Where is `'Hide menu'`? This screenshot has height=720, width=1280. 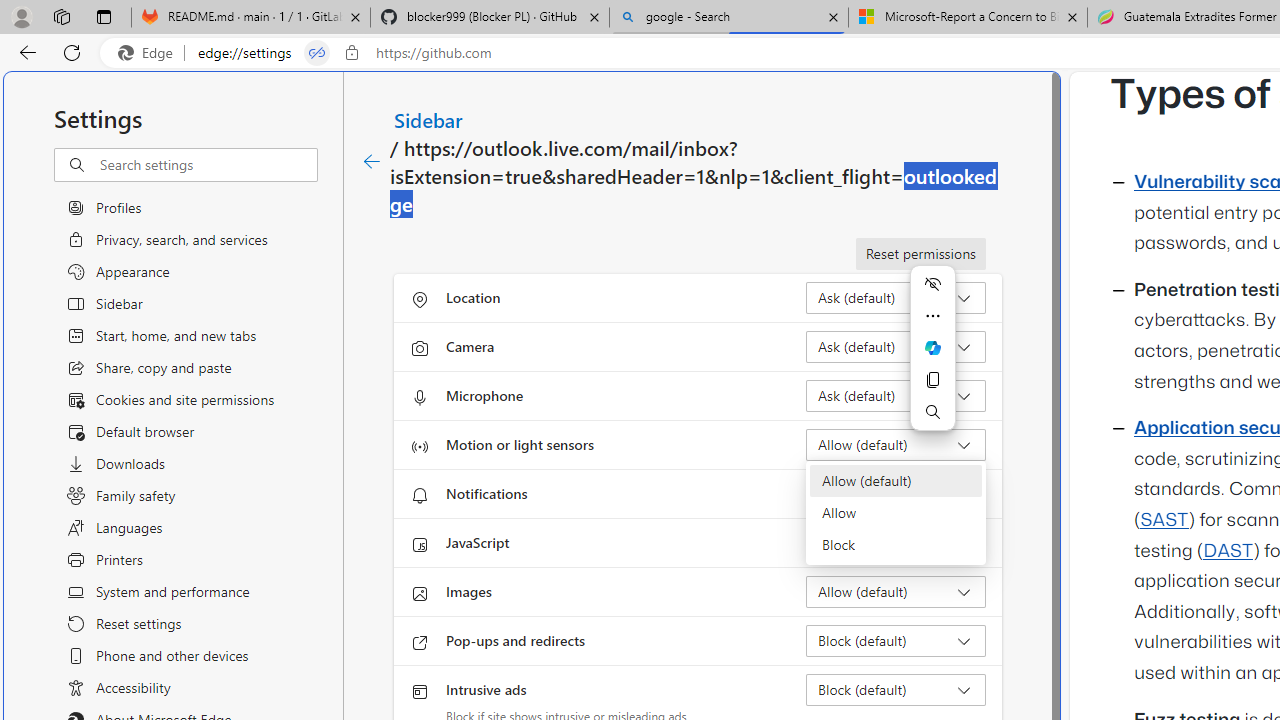 'Hide menu' is located at coordinates (932, 284).